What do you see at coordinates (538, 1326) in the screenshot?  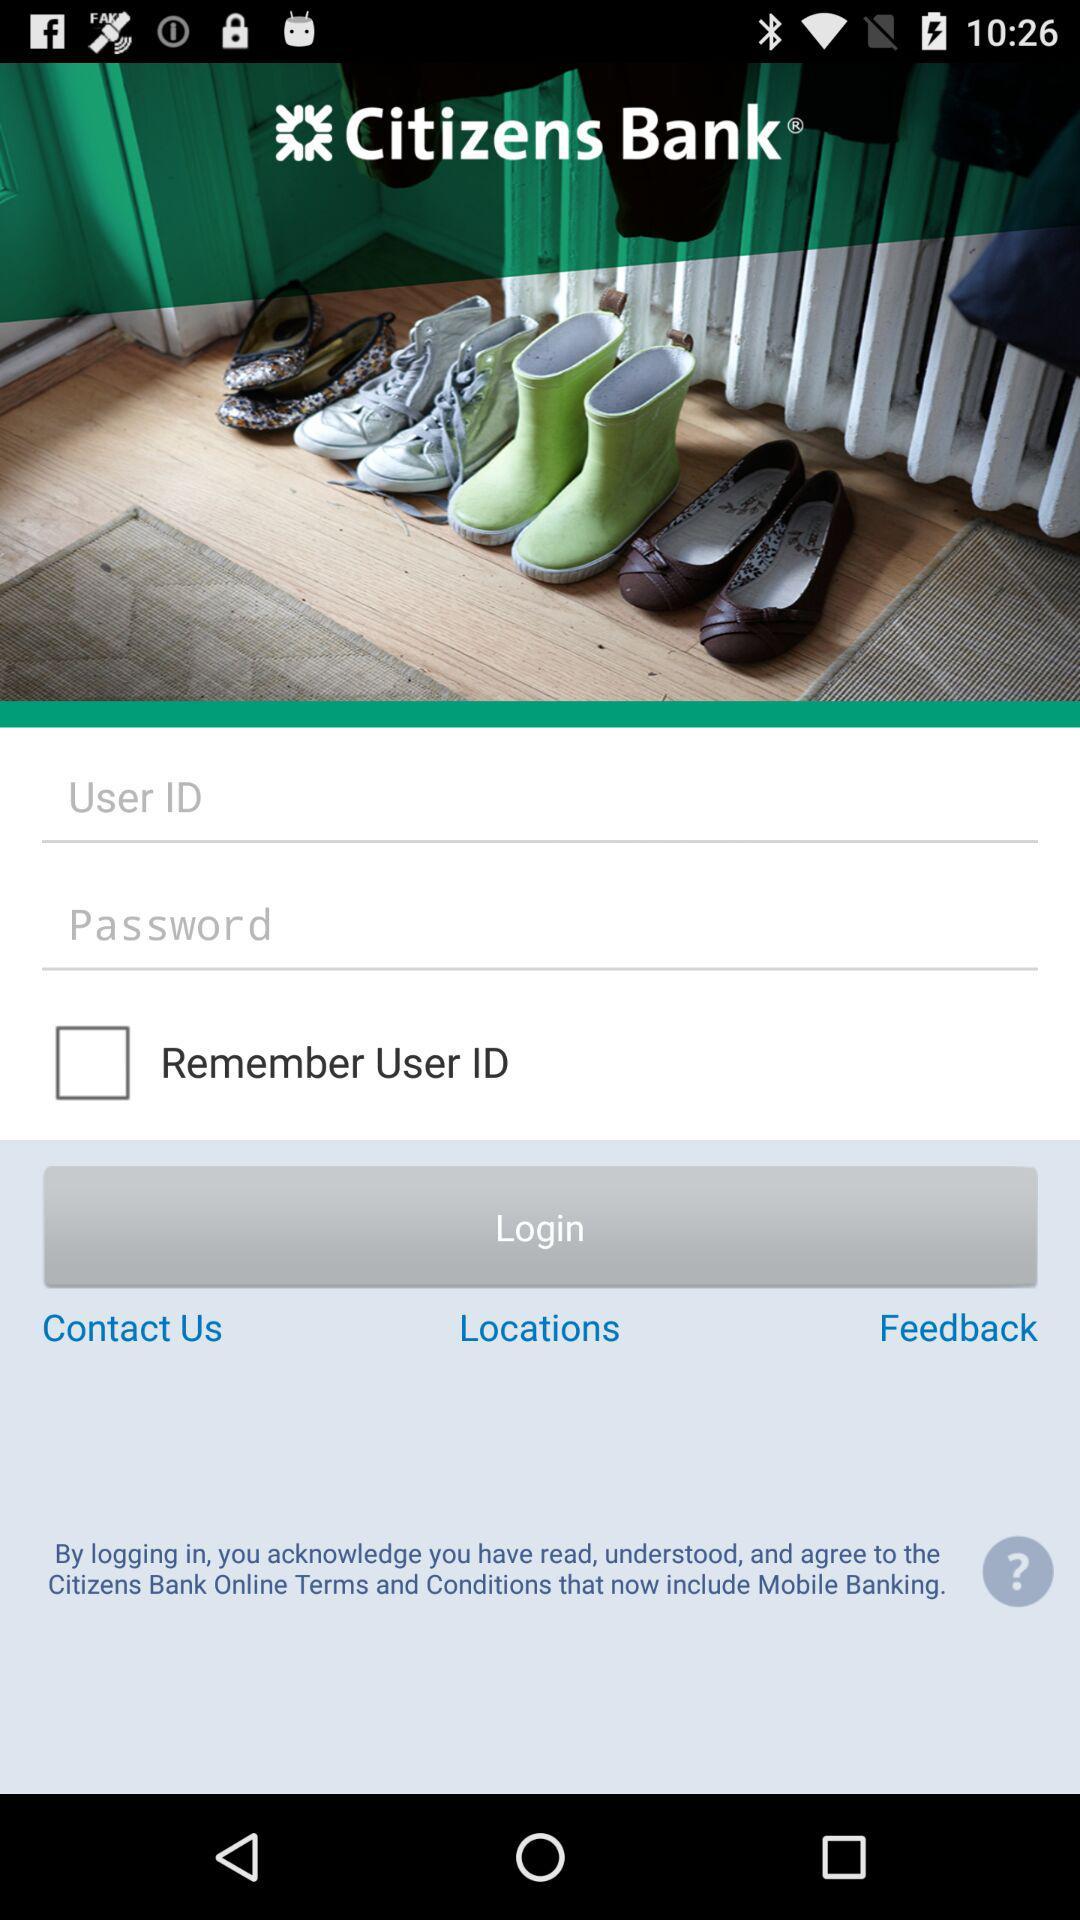 I see `item below login button` at bounding box center [538, 1326].